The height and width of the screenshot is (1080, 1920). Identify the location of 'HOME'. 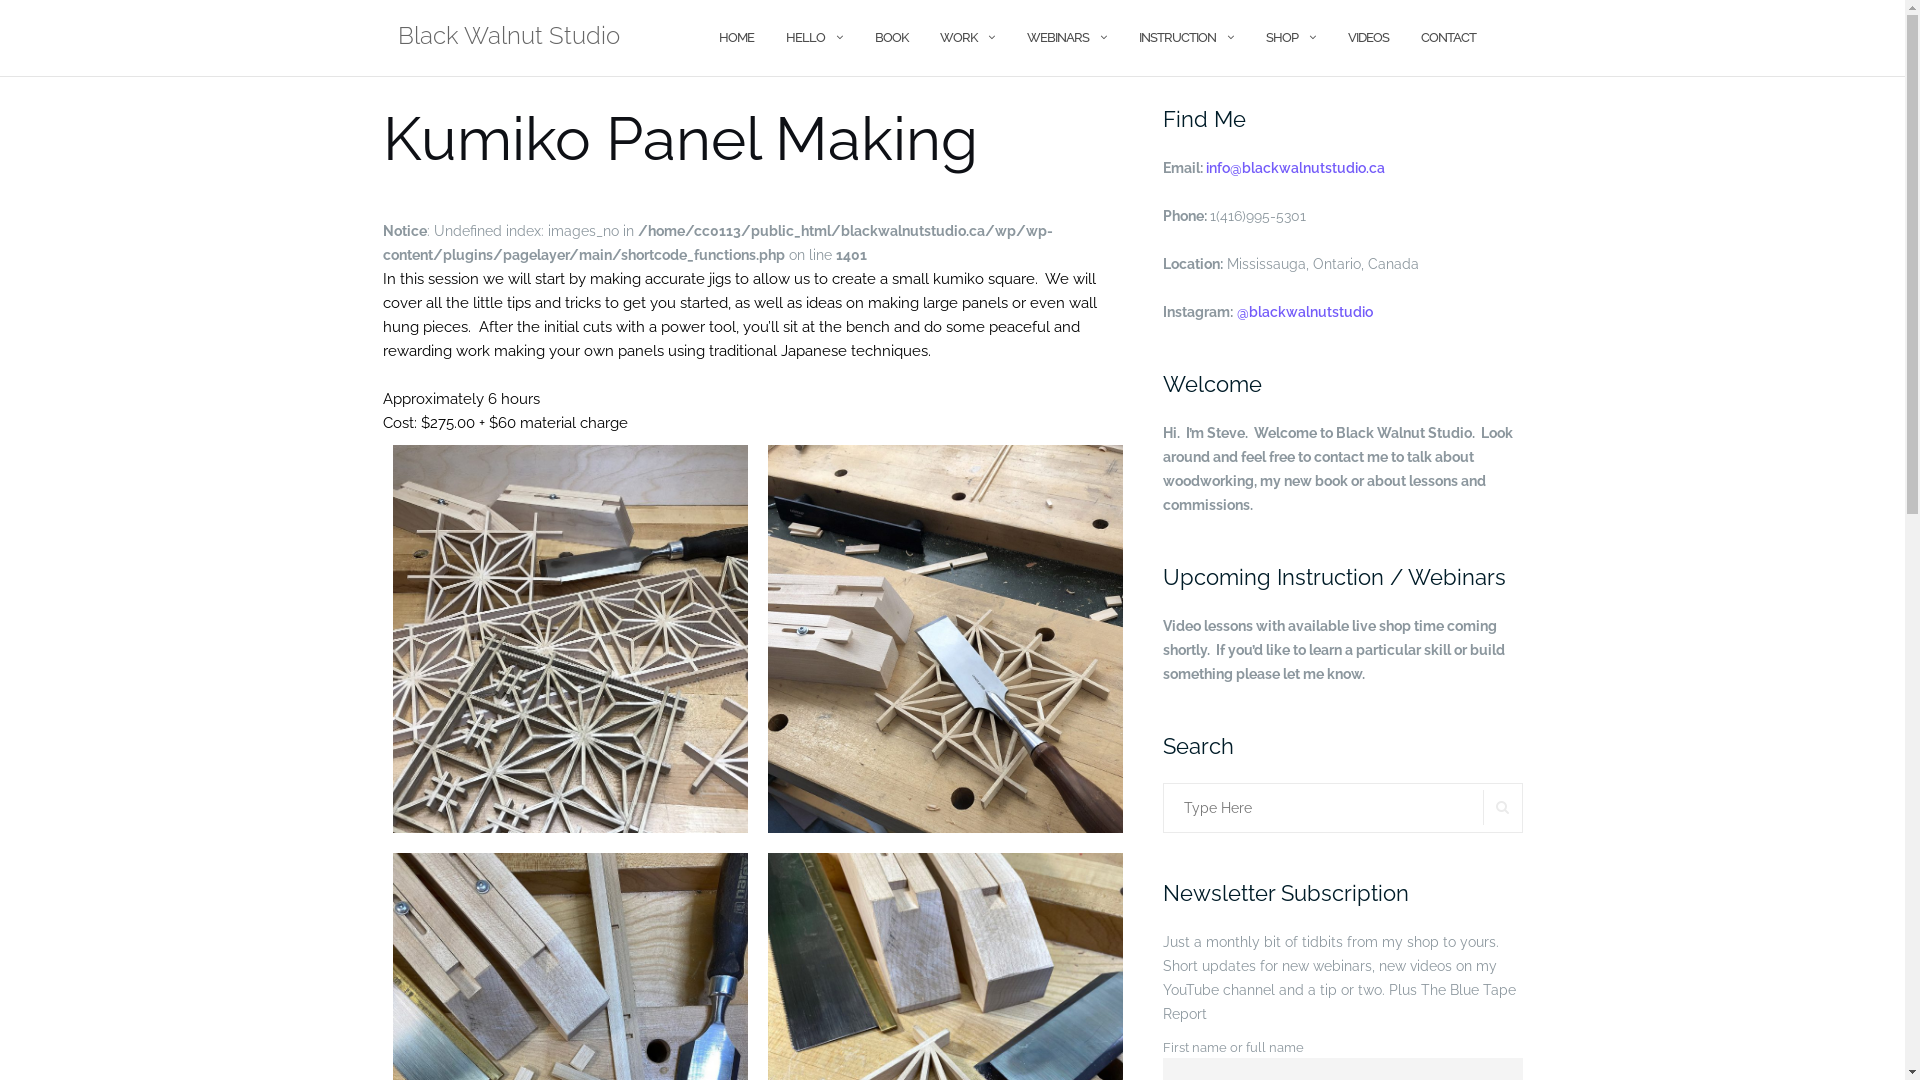
(734, 37).